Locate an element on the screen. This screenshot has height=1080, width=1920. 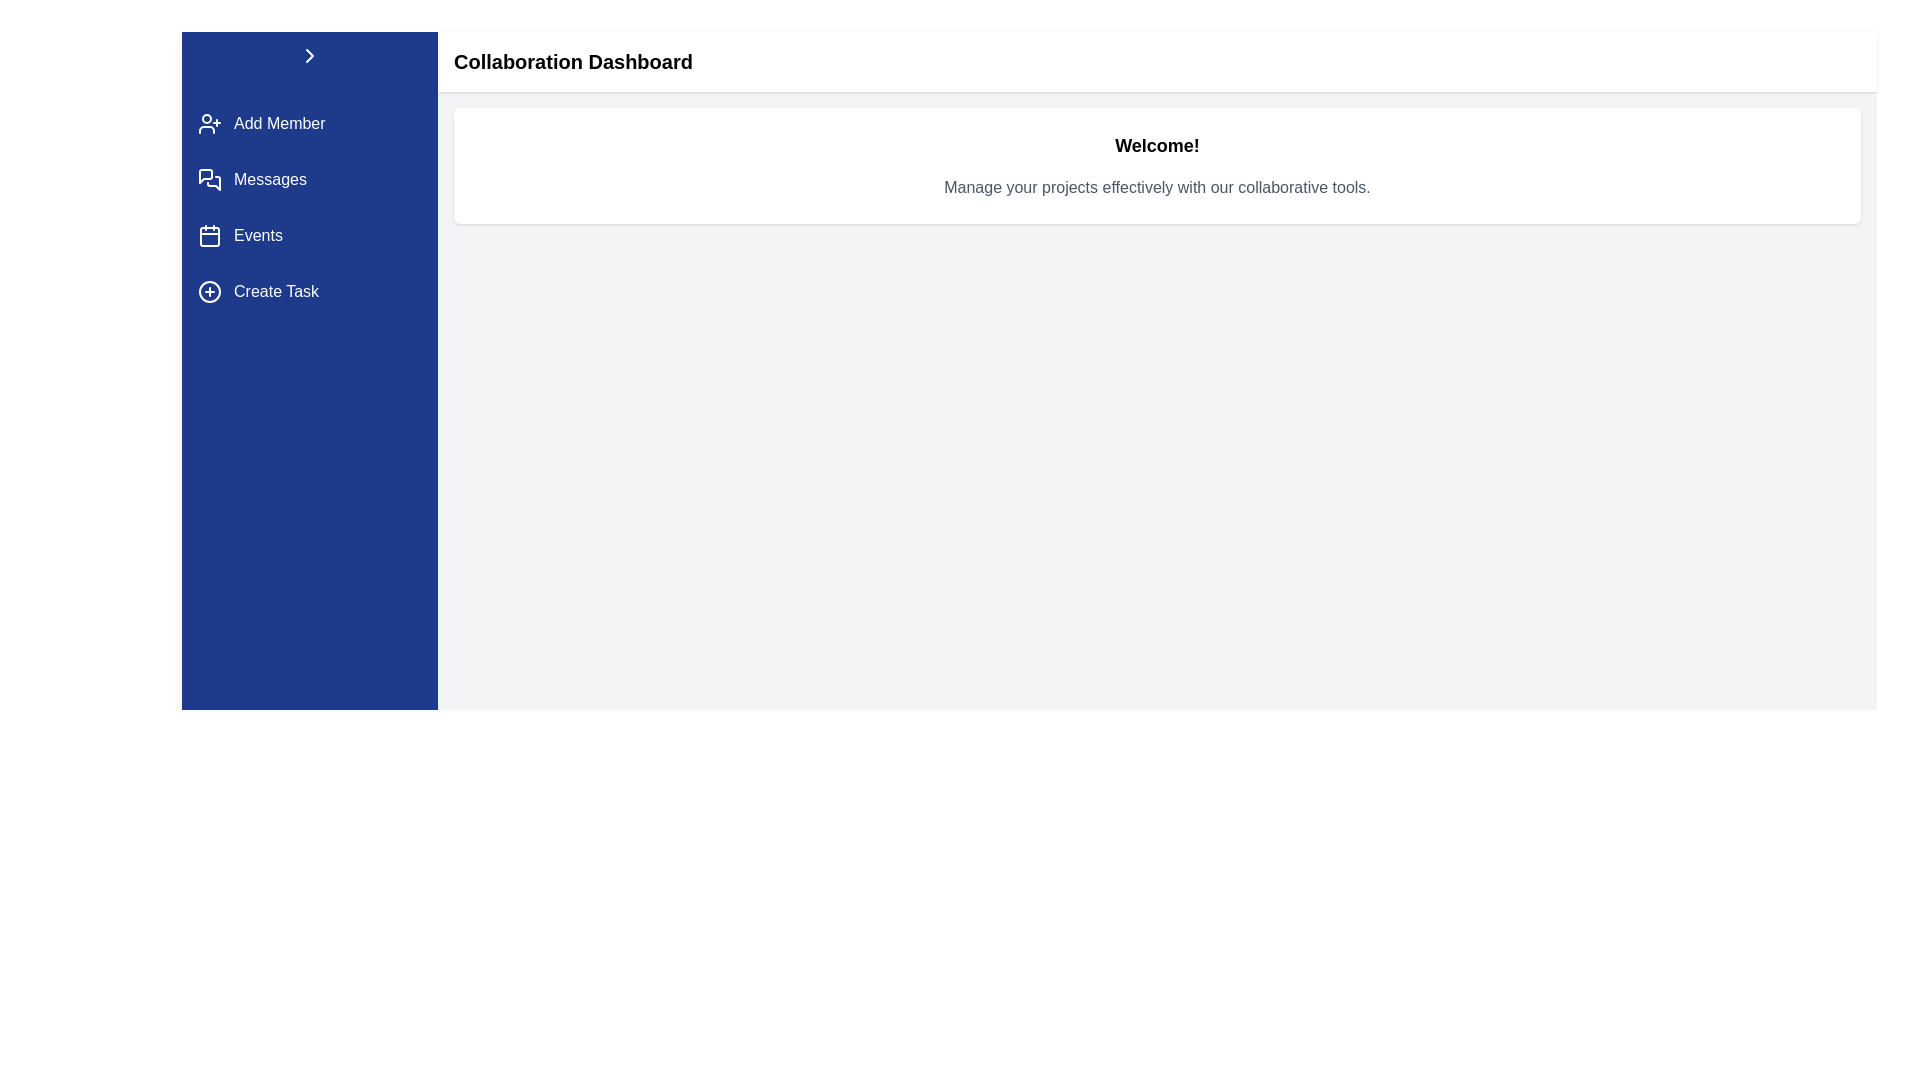
the Text label in the vertical navigation bar, located below the 'Events' option is located at coordinates (275, 292).